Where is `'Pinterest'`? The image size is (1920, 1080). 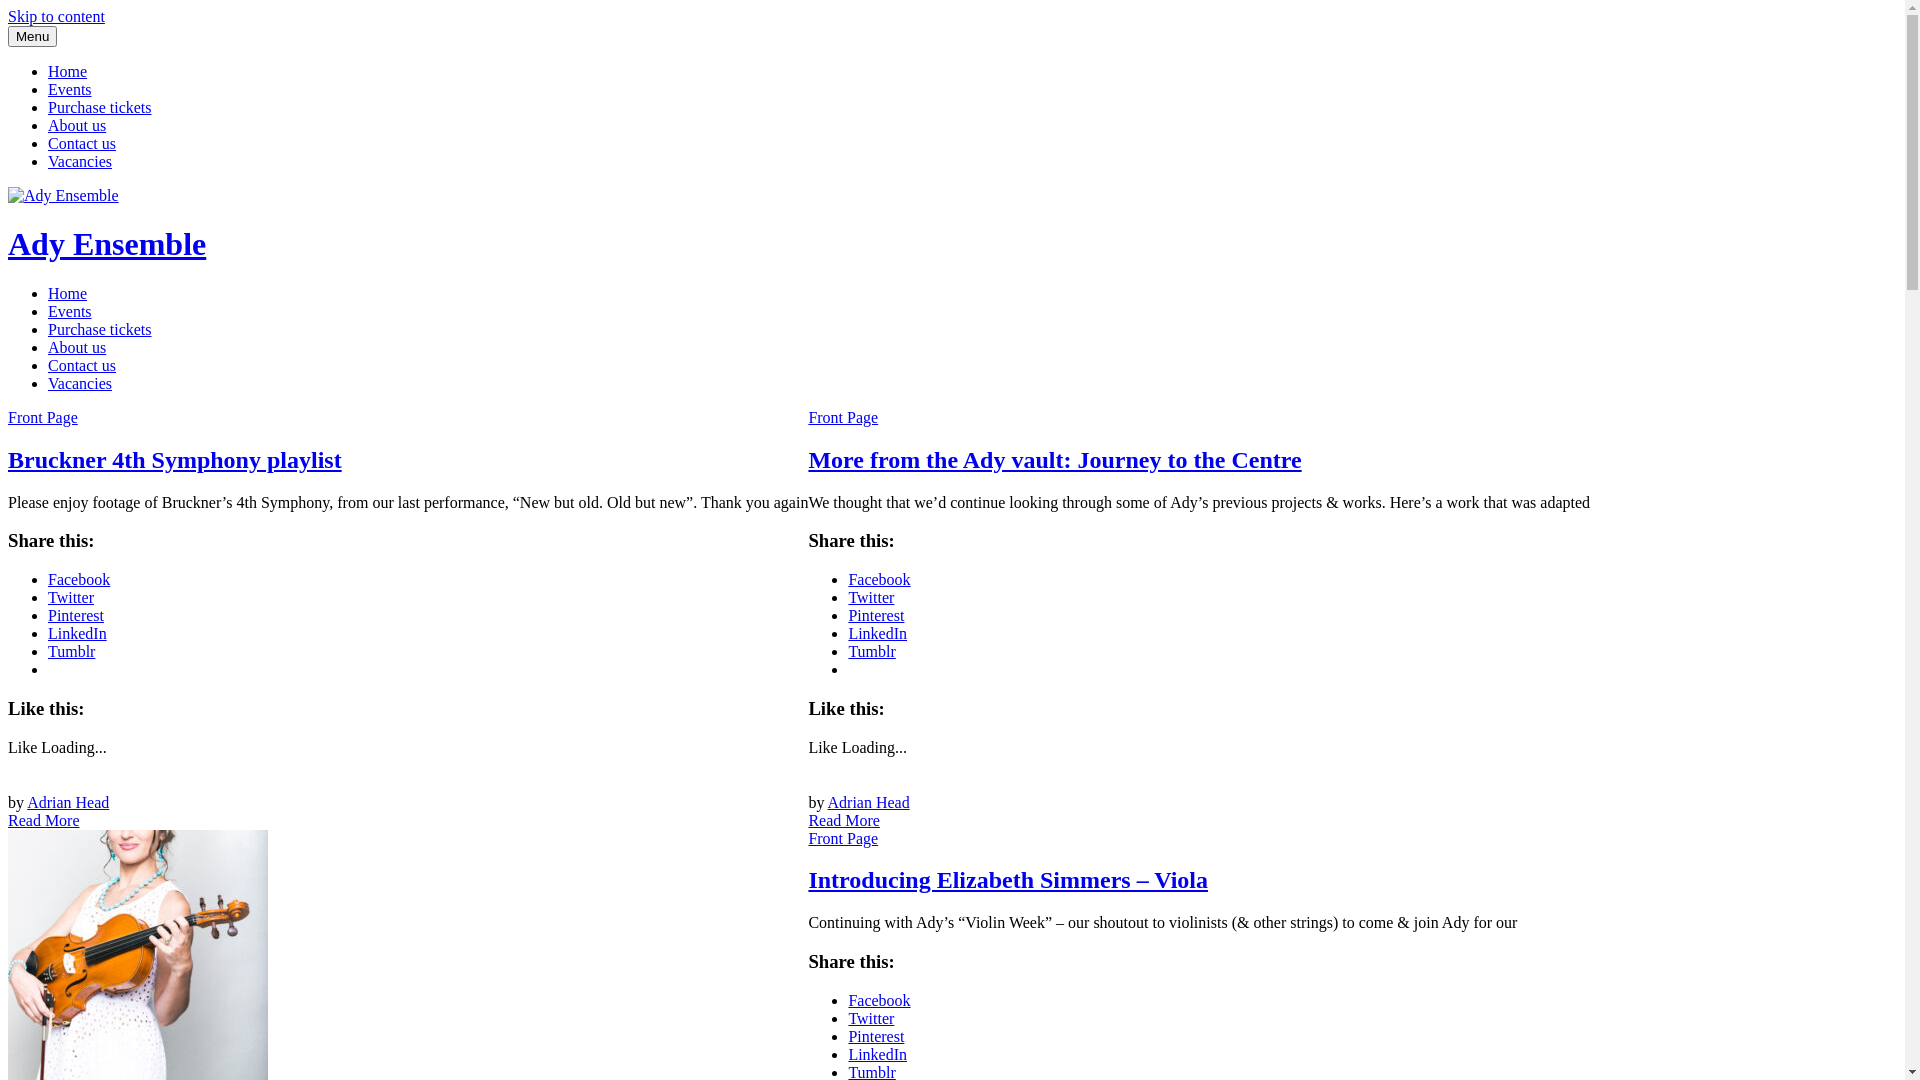 'Pinterest' is located at coordinates (48, 614).